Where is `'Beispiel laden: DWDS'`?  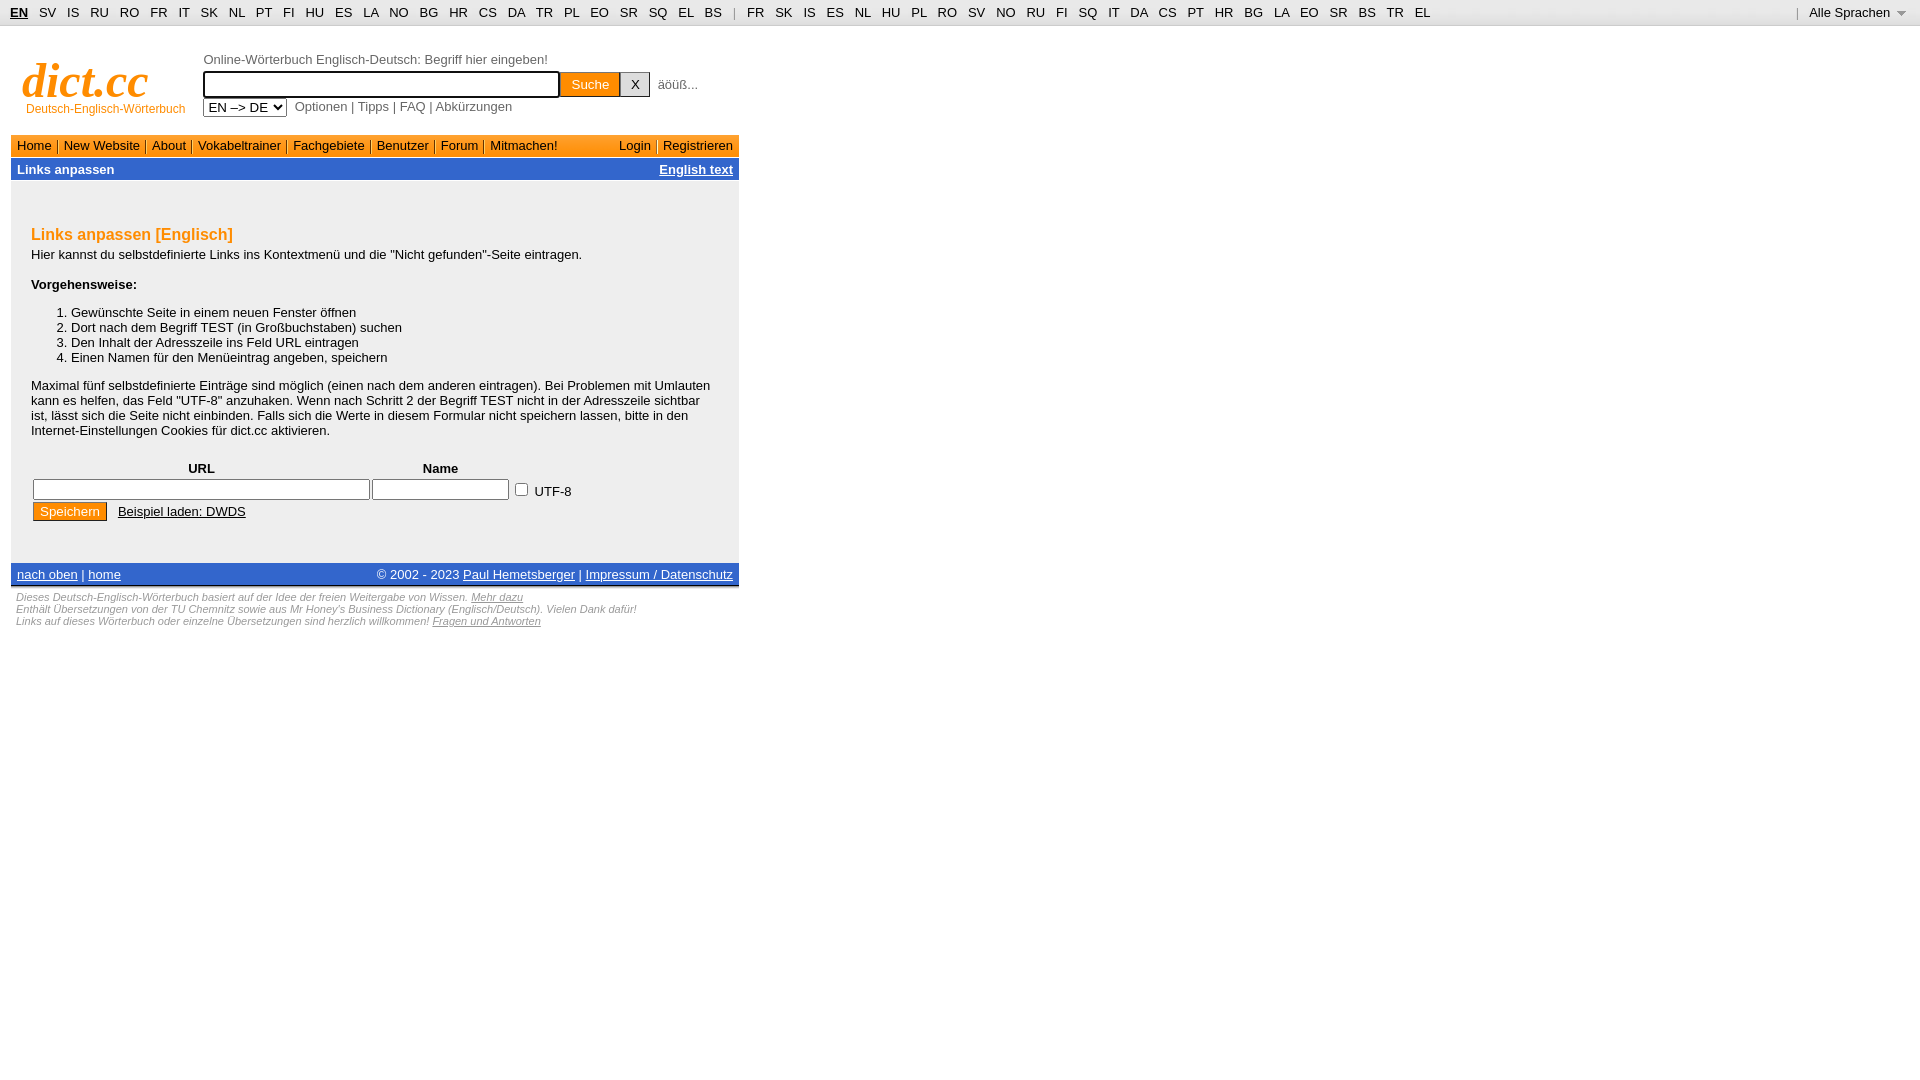 'Beispiel laden: DWDS' is located at coordinates (182, 510).